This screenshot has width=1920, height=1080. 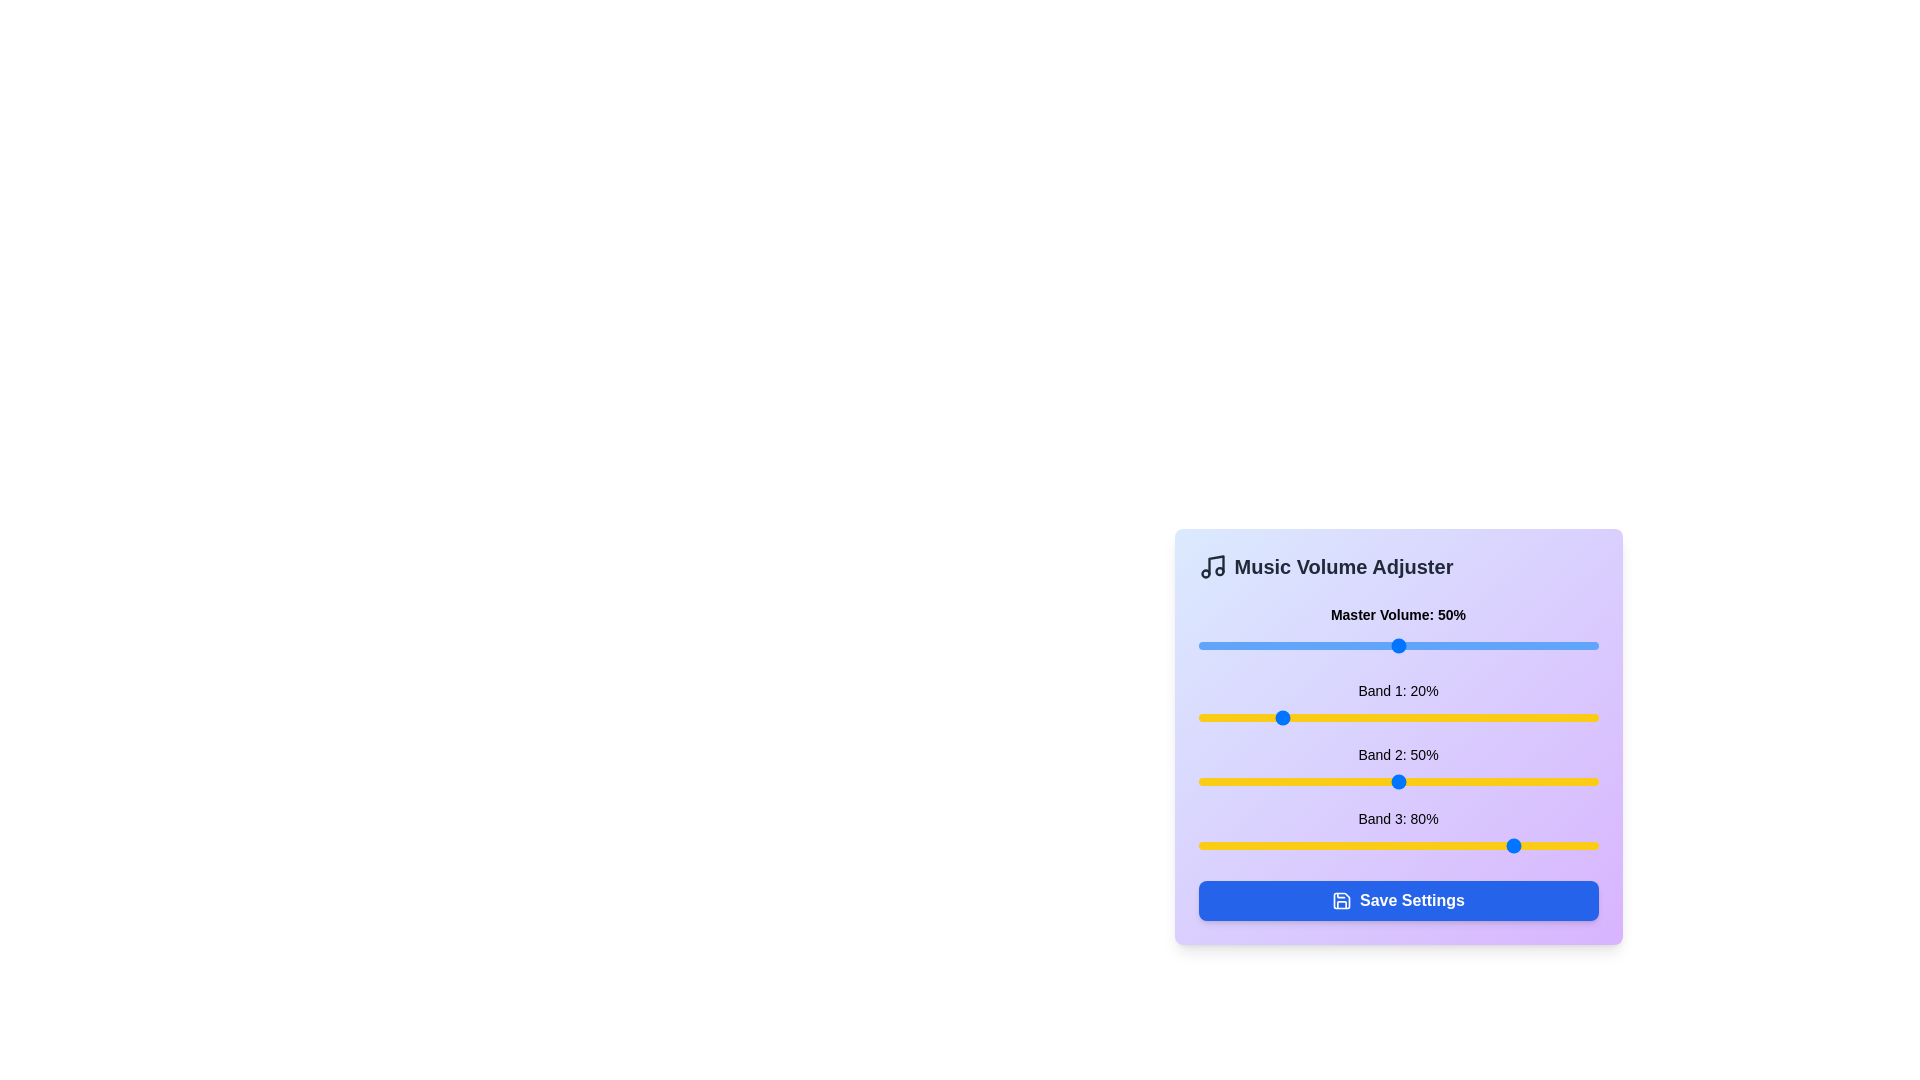 What do you see at coordinates (1221, 645) in the screenshot?
I see `the slider` at bounding box center [1221, 645].